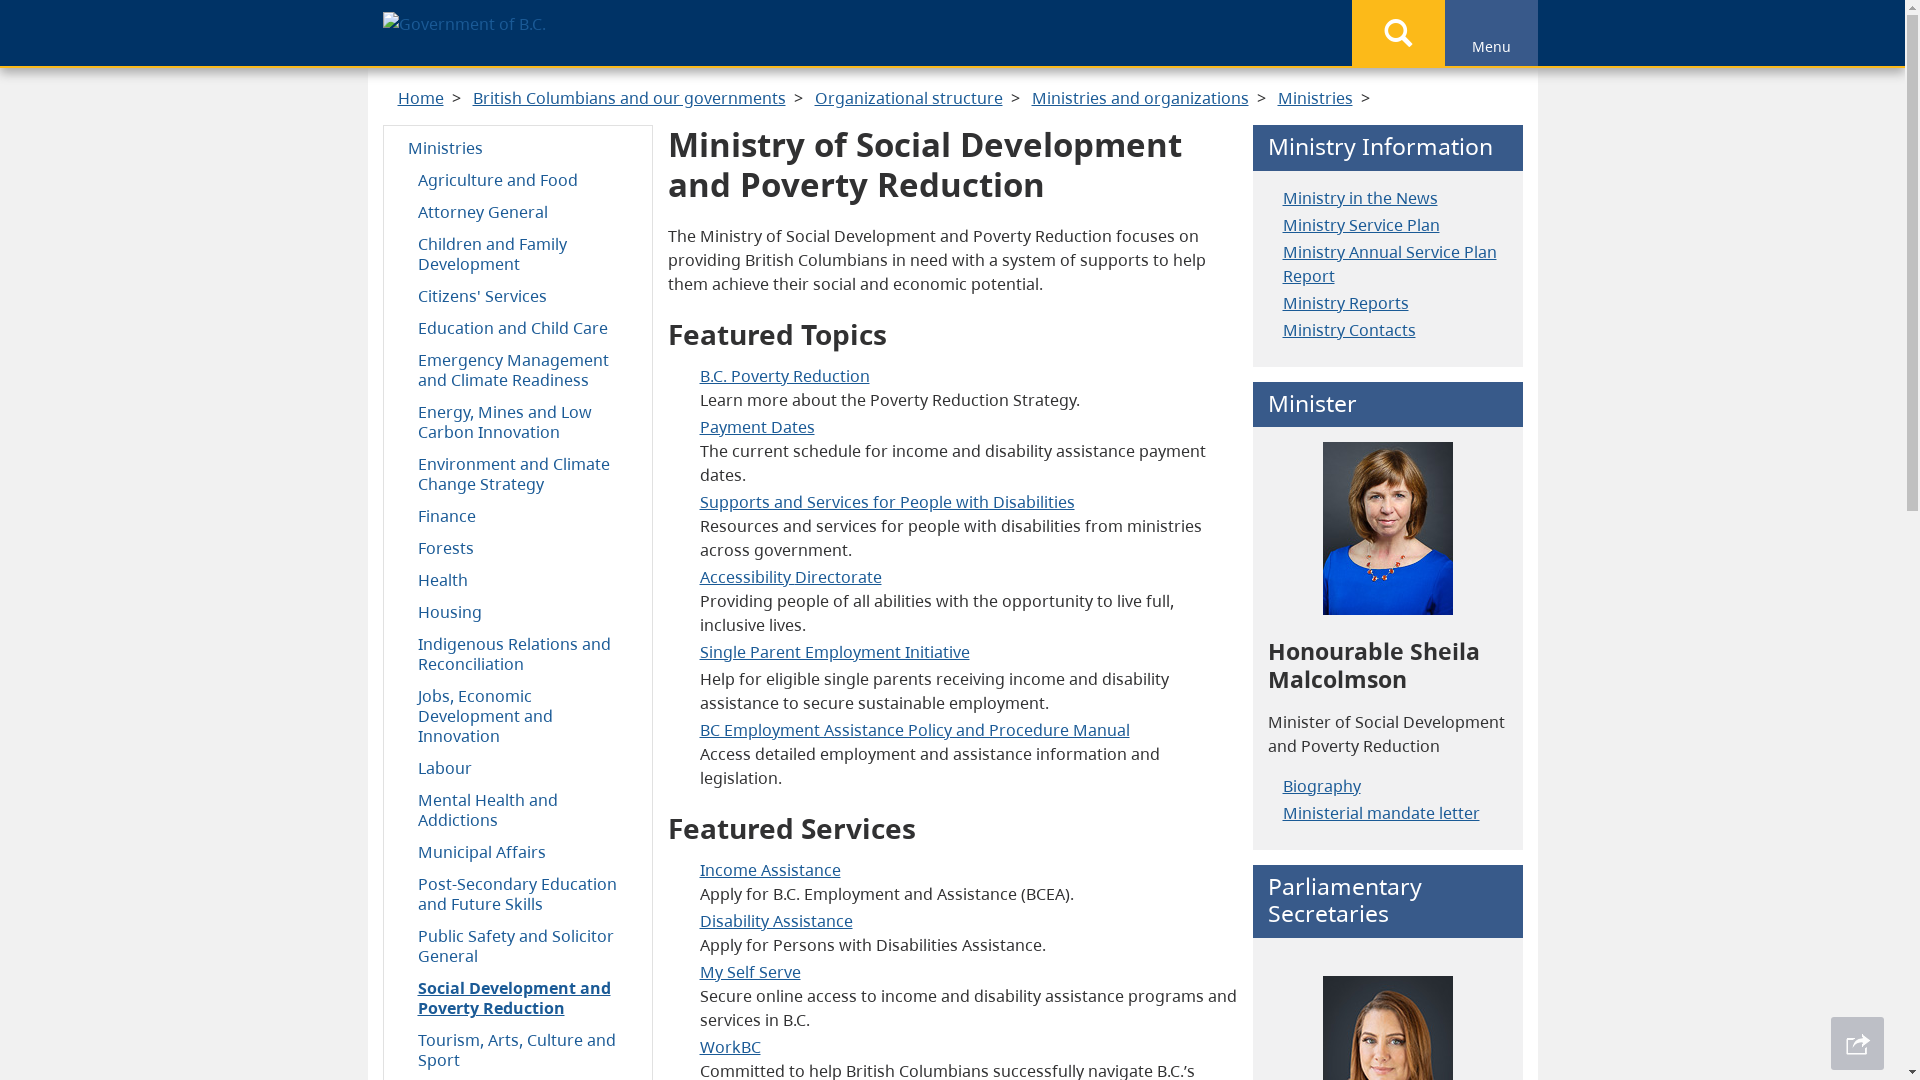 Image resolution: width=1920 pixels, height=1080 pixels. What do you see at coordinates (412, 652) in the screenshot?
I see `'Indigenous Relations and Reconciliation'` at bounding box center [412, 652].